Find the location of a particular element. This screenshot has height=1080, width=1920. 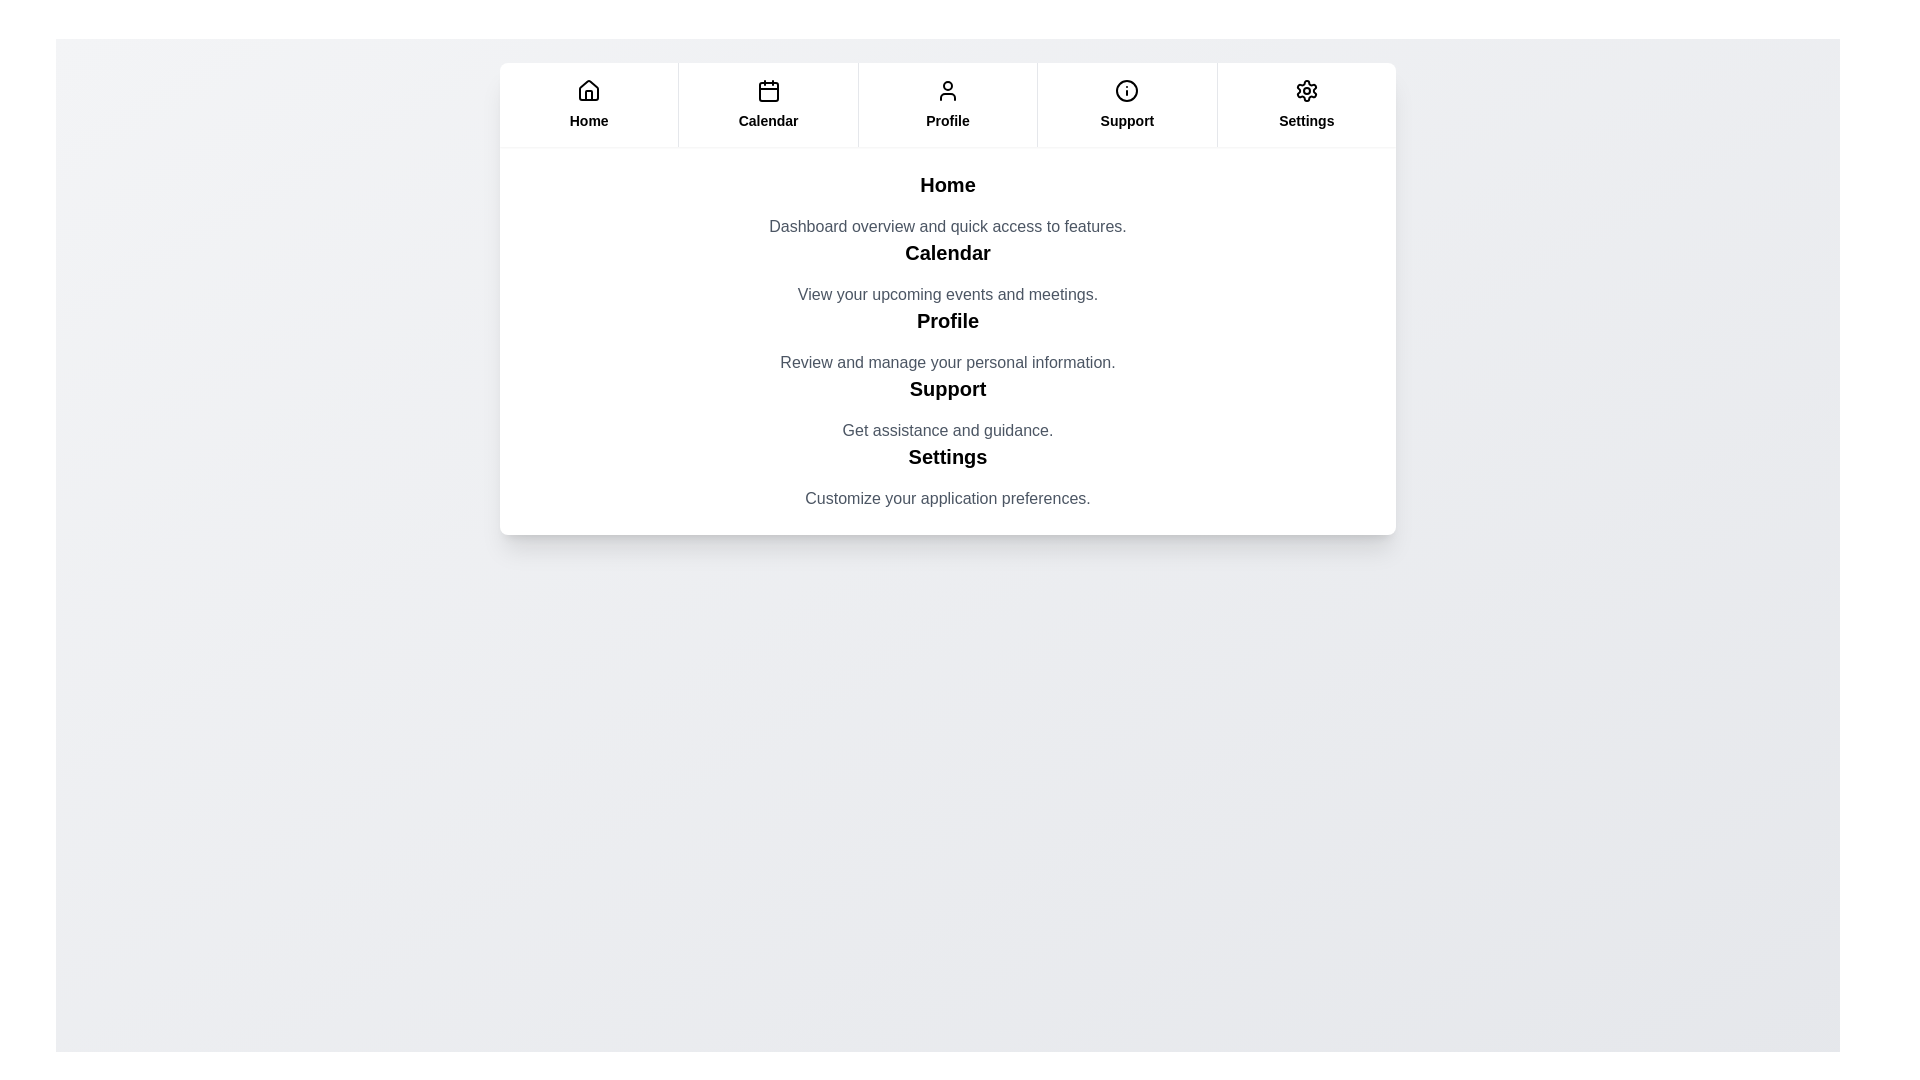

the 'Settings' icon located in the upper-right corner of the navigation bar, which is positioned to the right of the 'Support' tab is located at coordinates (1306, 91).